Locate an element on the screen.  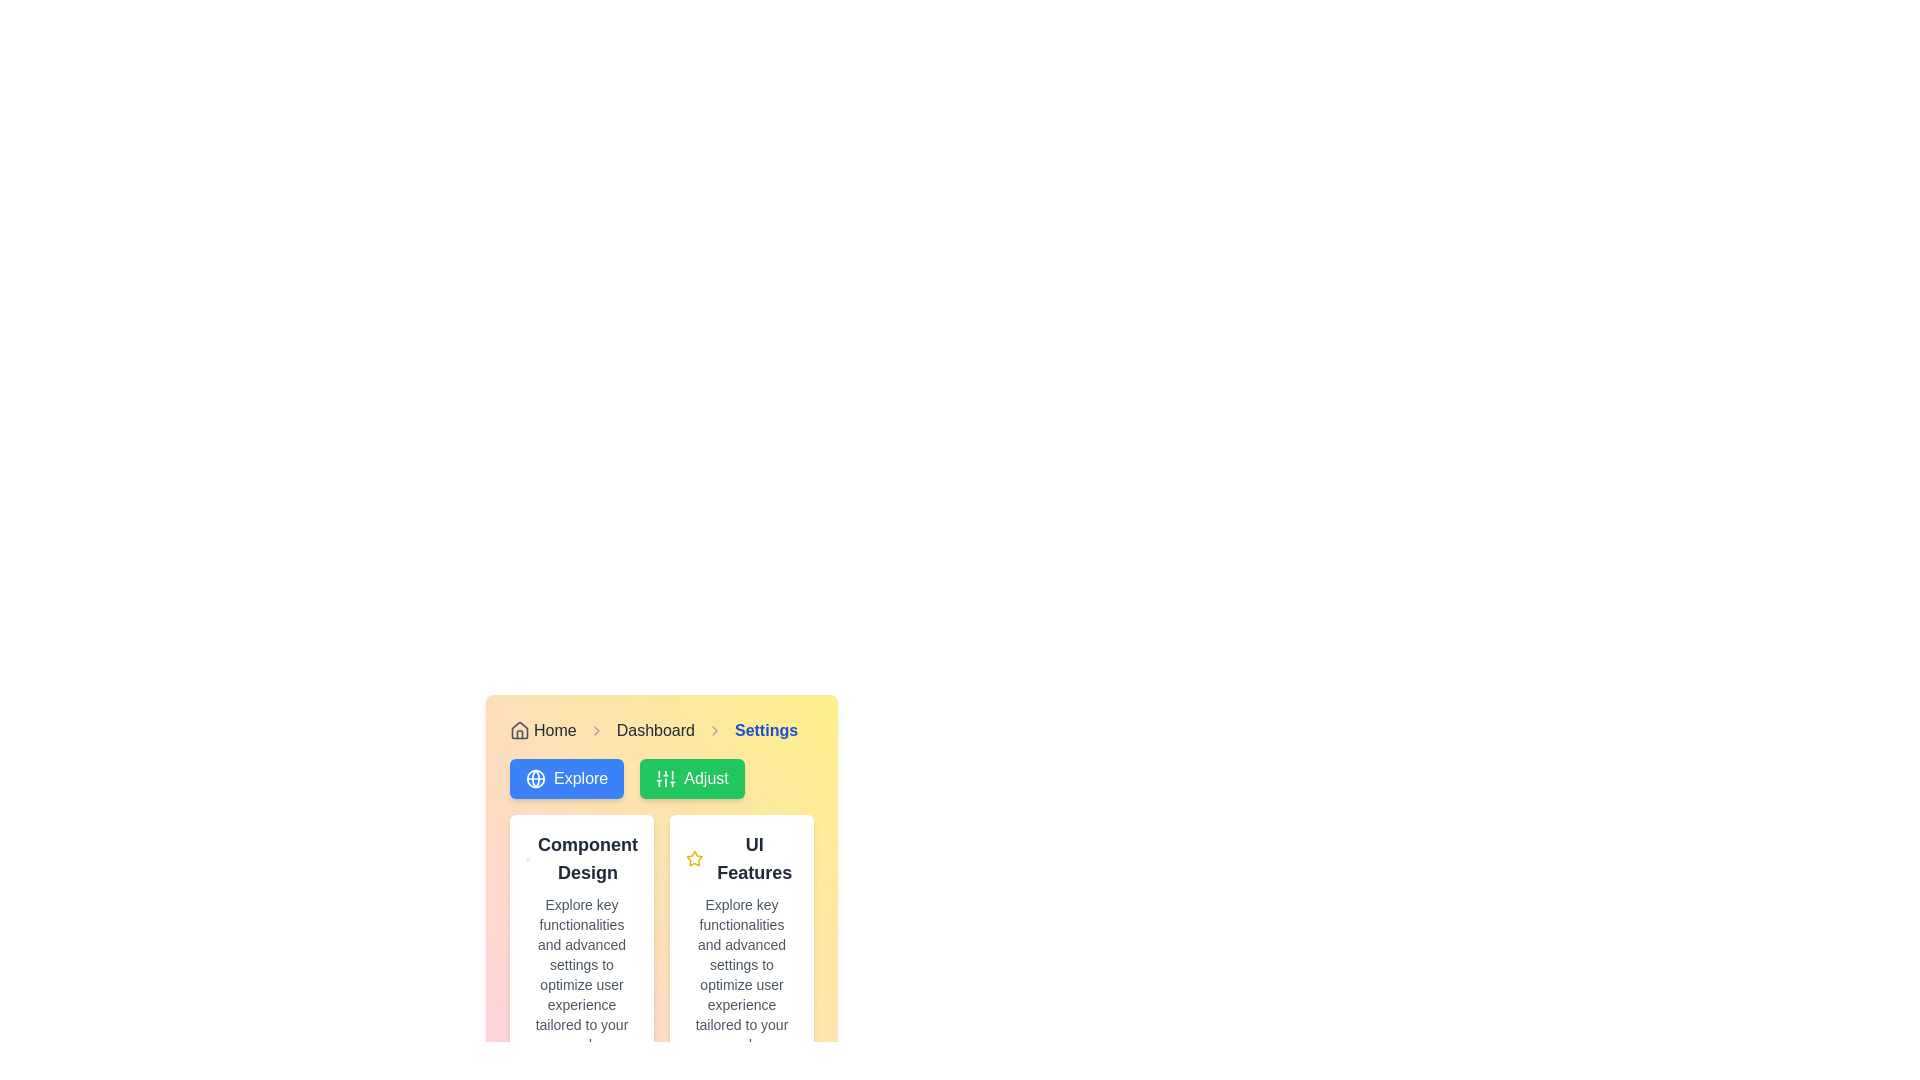
the details of the 'Explore' icon located inside the blue button on the left side of the top bar is located at coordinates (536, 778).